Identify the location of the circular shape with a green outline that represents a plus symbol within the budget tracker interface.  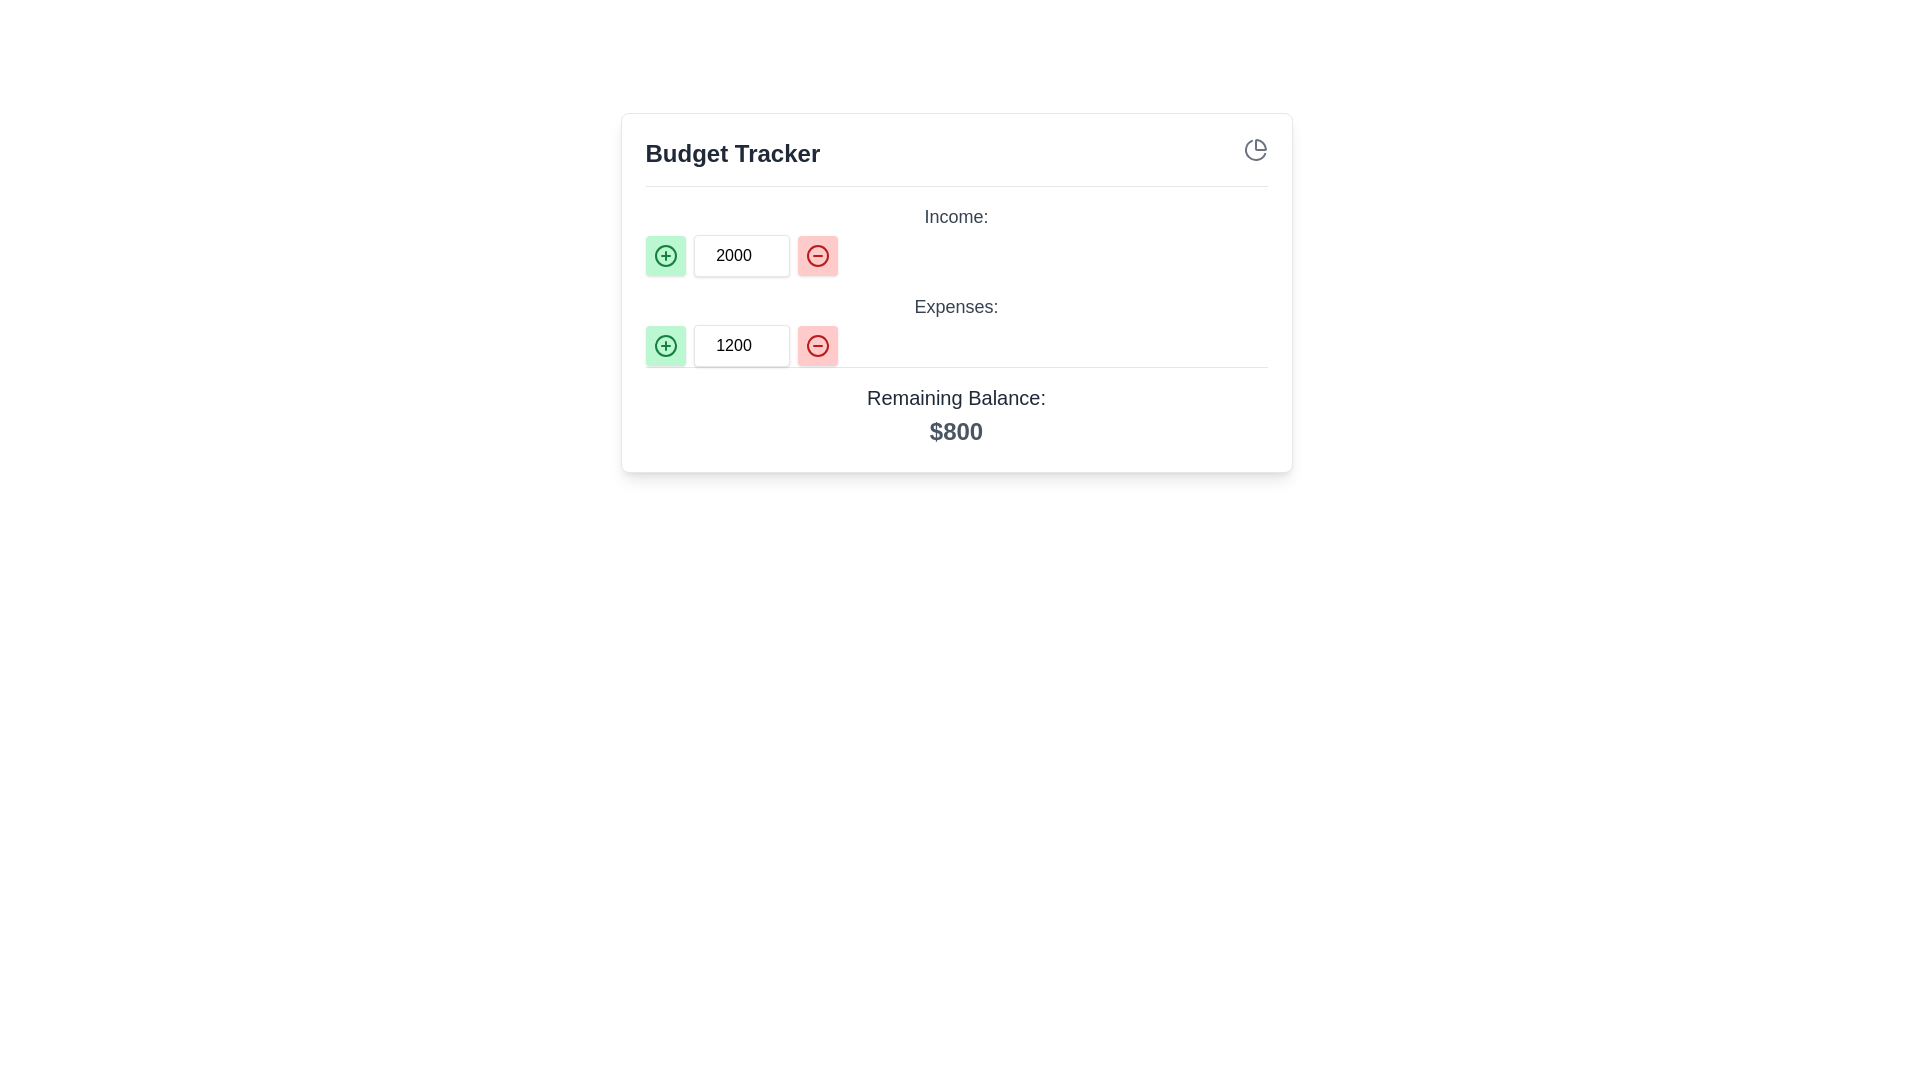
(665, 254).